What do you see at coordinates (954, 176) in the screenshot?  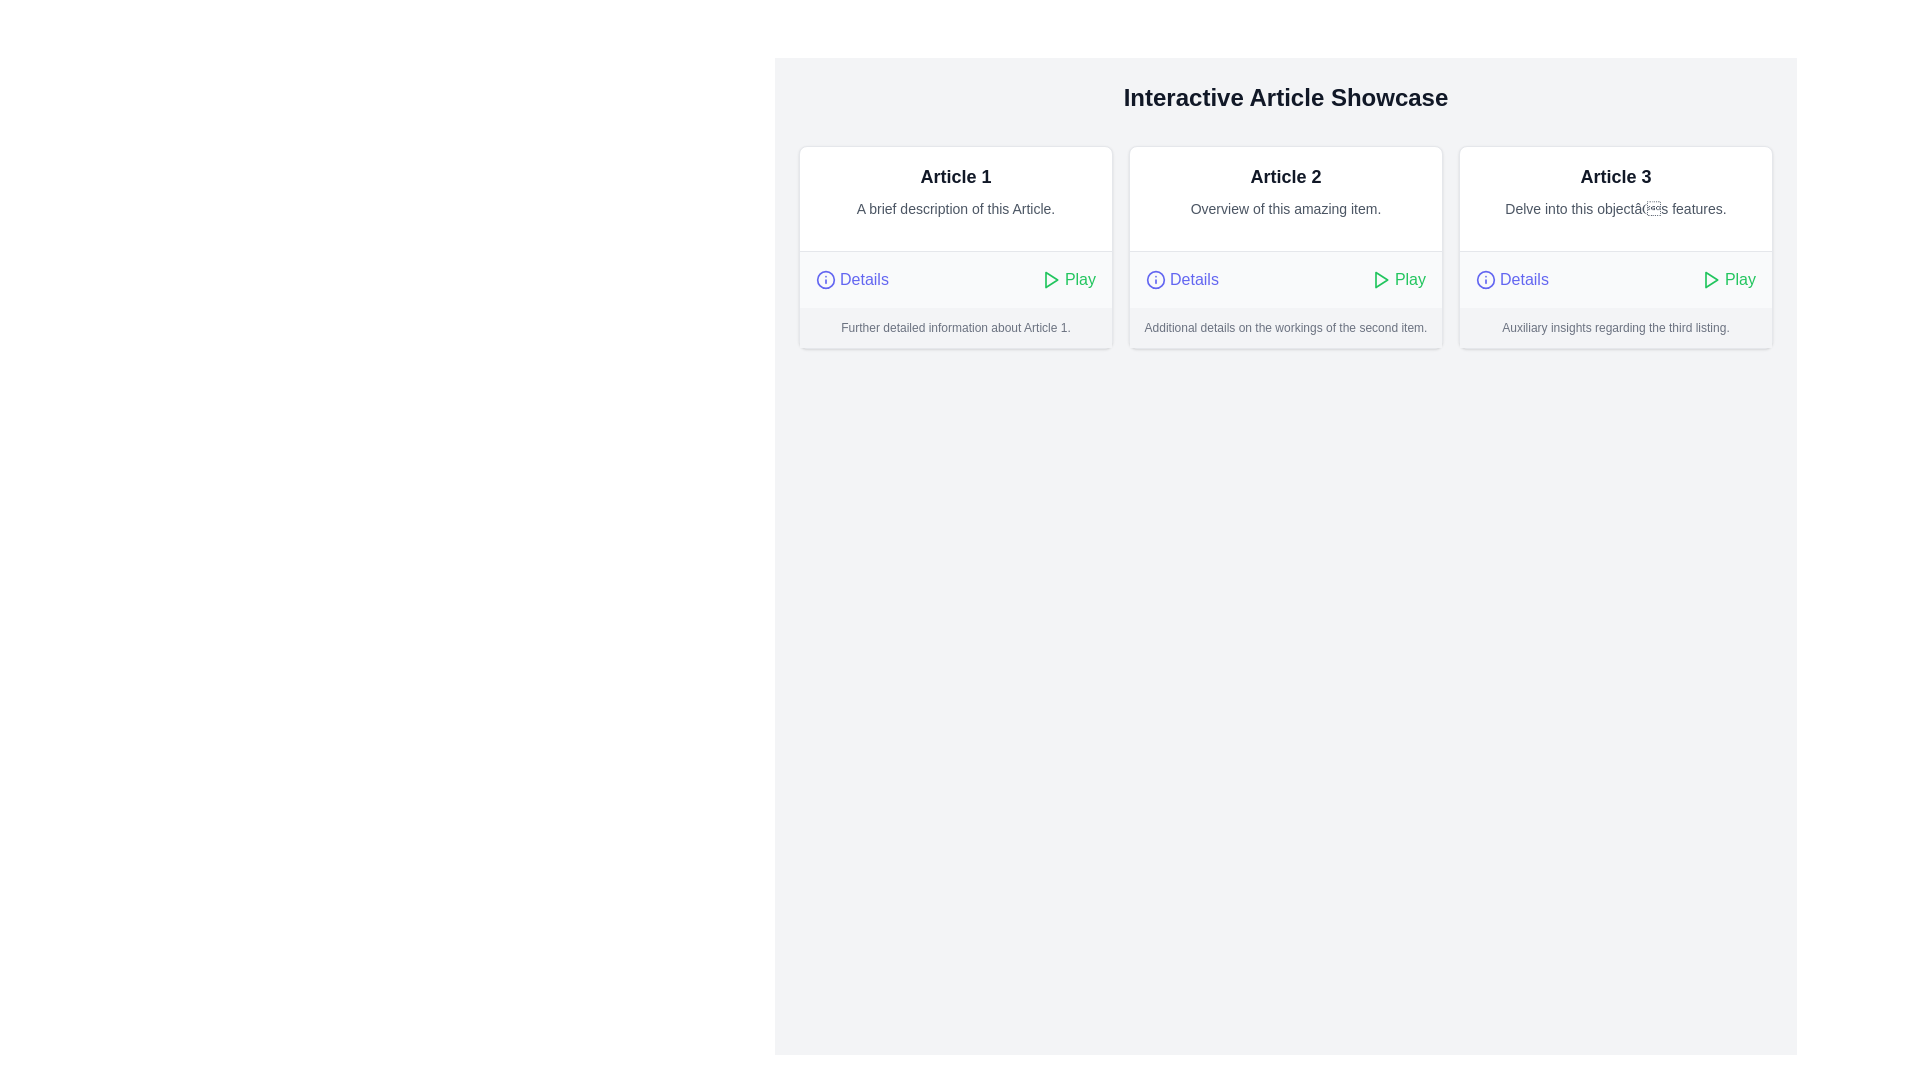 I see `headline text element styled with bold and large font that reads 'Article 1', located at the top of the first card in a grid of three cards` at bounding box center [954, 176].